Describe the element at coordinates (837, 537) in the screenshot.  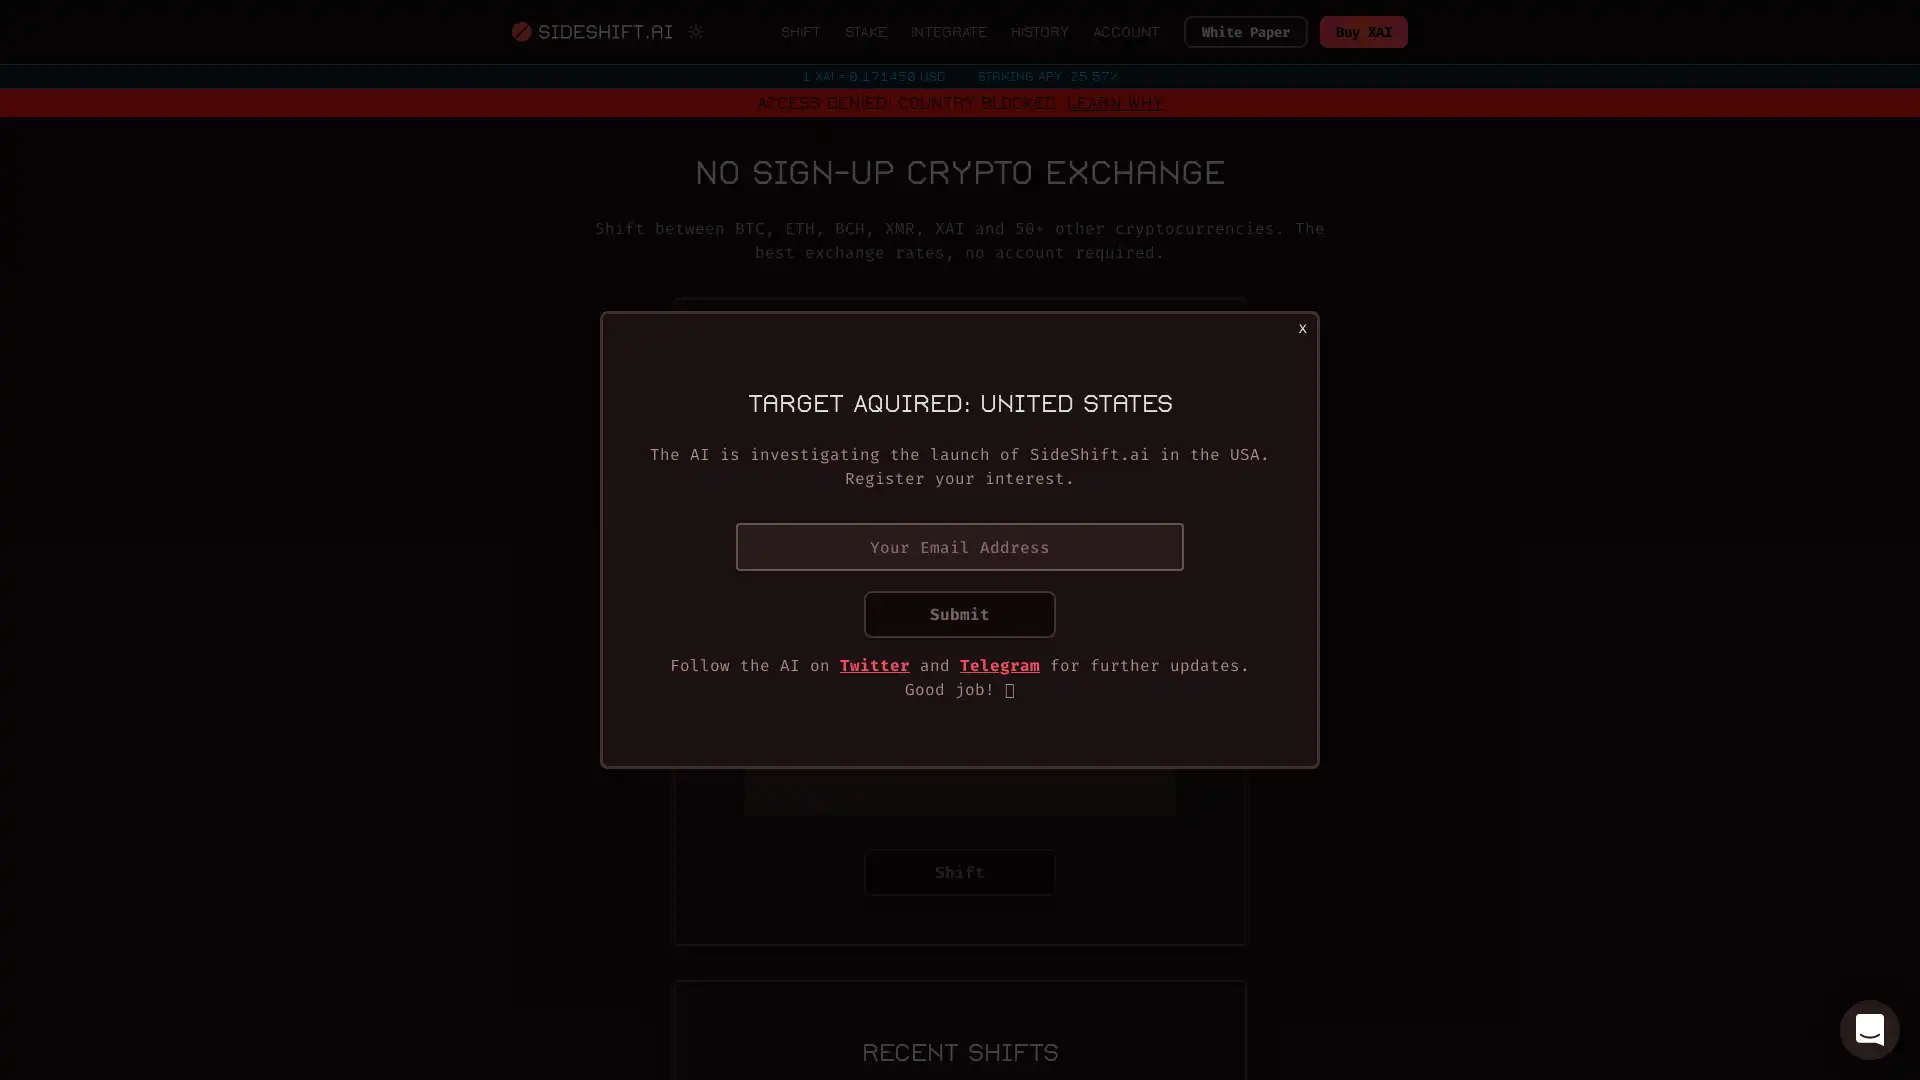
I see `You send BTC` at that location.